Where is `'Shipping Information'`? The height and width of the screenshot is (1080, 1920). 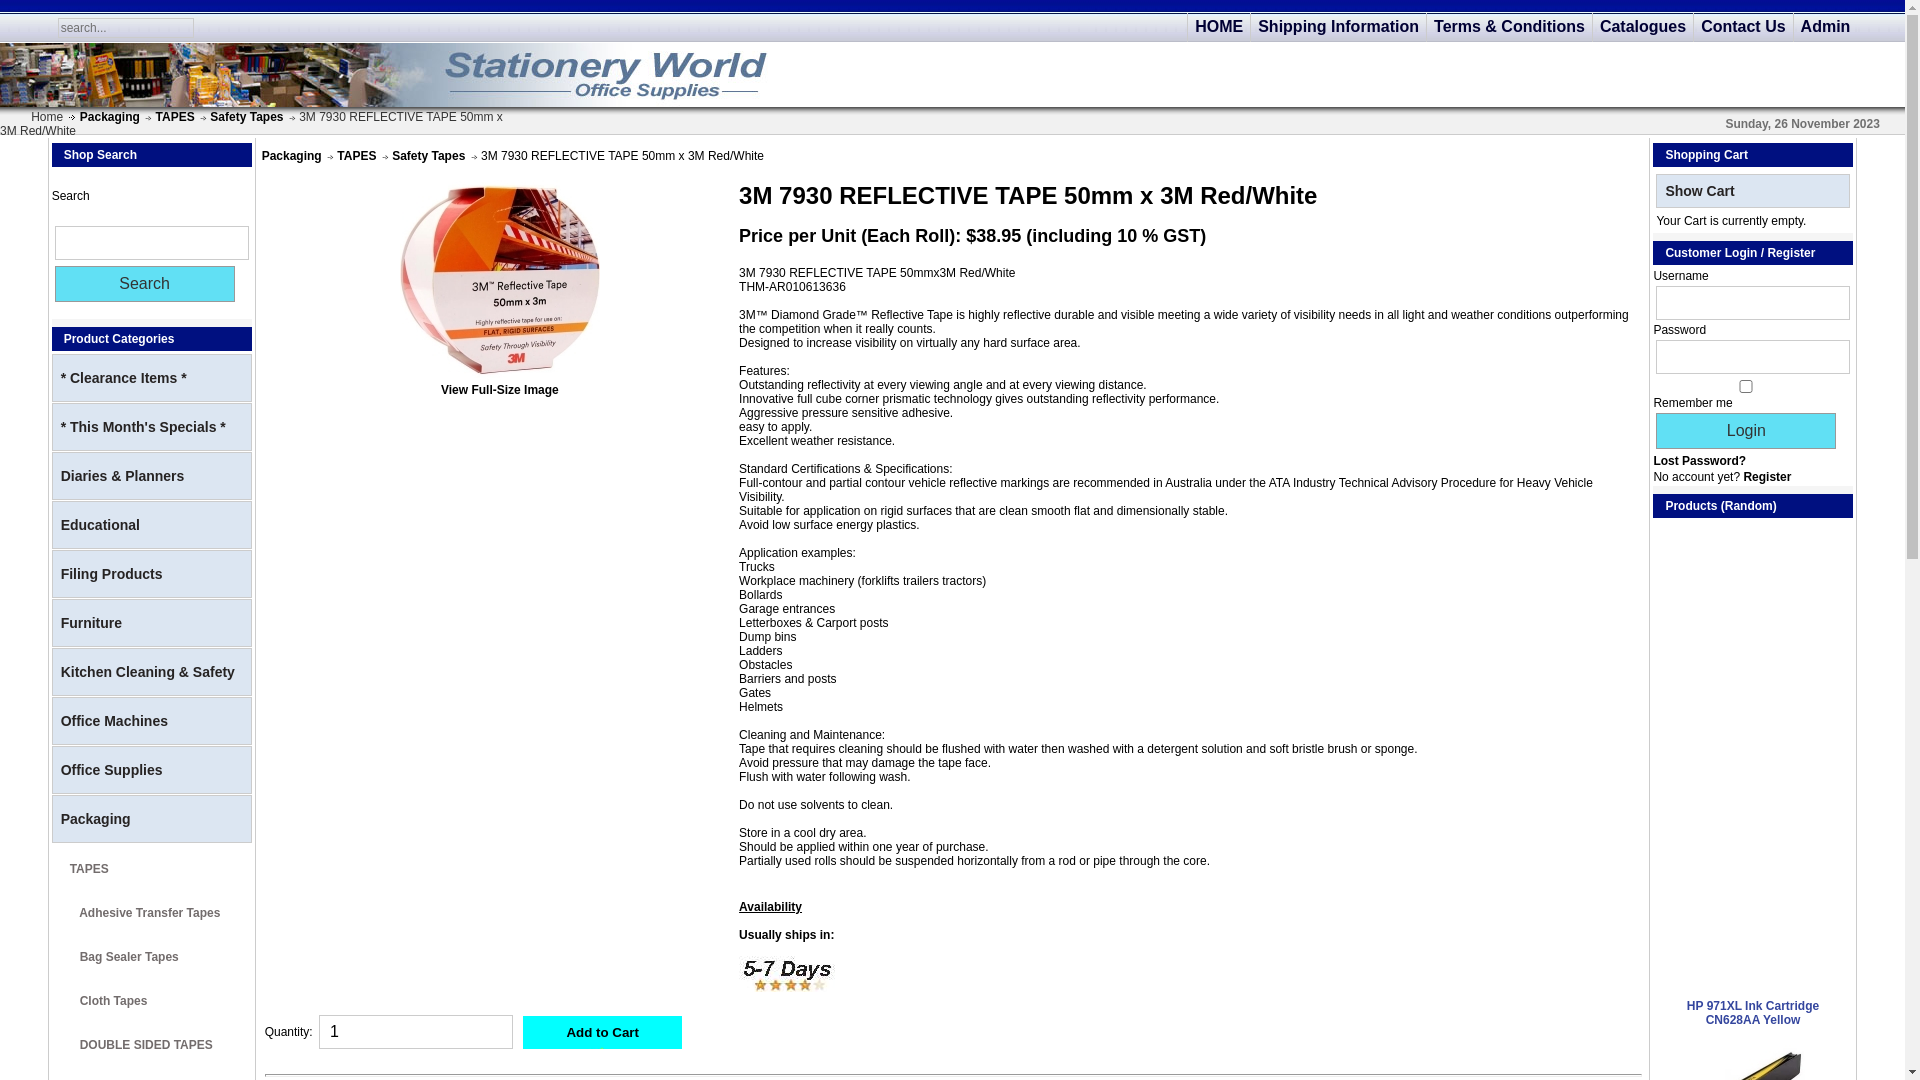
'Shipping Information' is located at coordinates (1251, 26).